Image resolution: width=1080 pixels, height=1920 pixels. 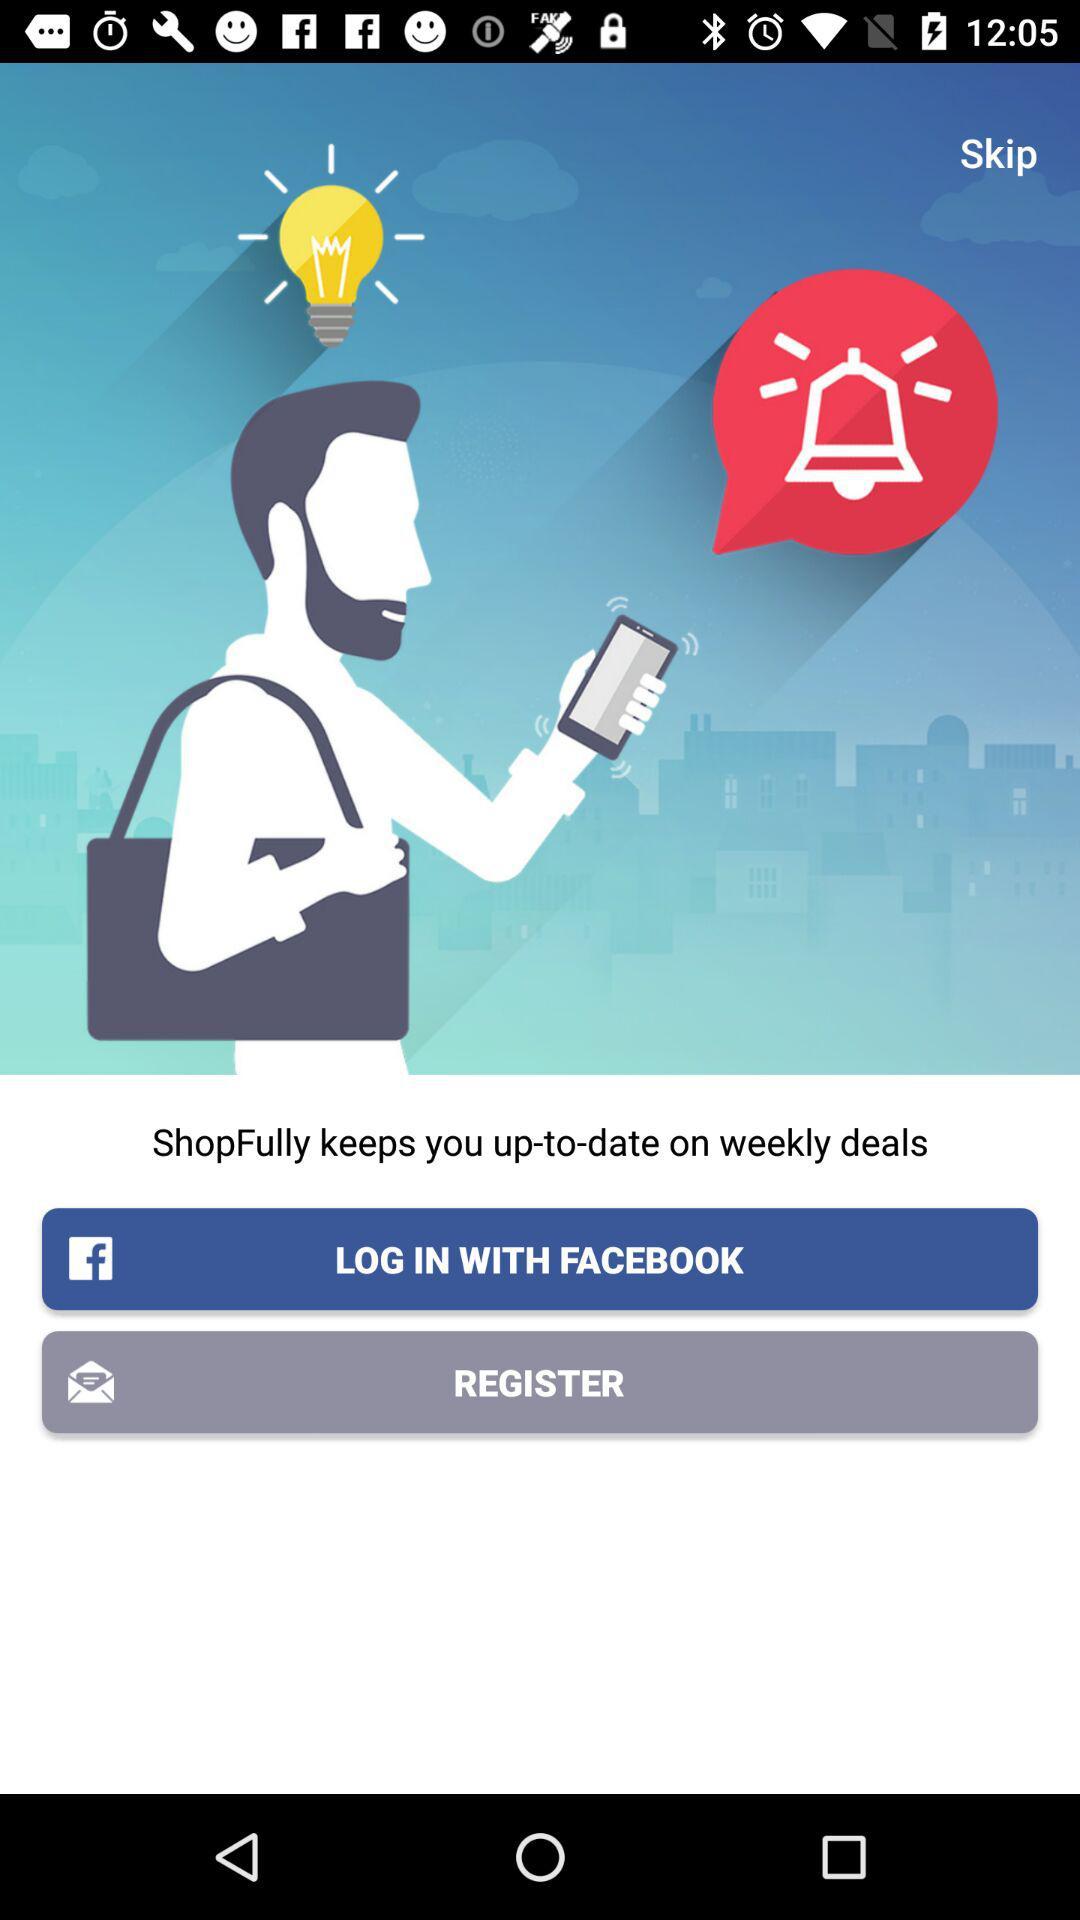 I want to click on the log in with item, so click(x=540, y=1258).